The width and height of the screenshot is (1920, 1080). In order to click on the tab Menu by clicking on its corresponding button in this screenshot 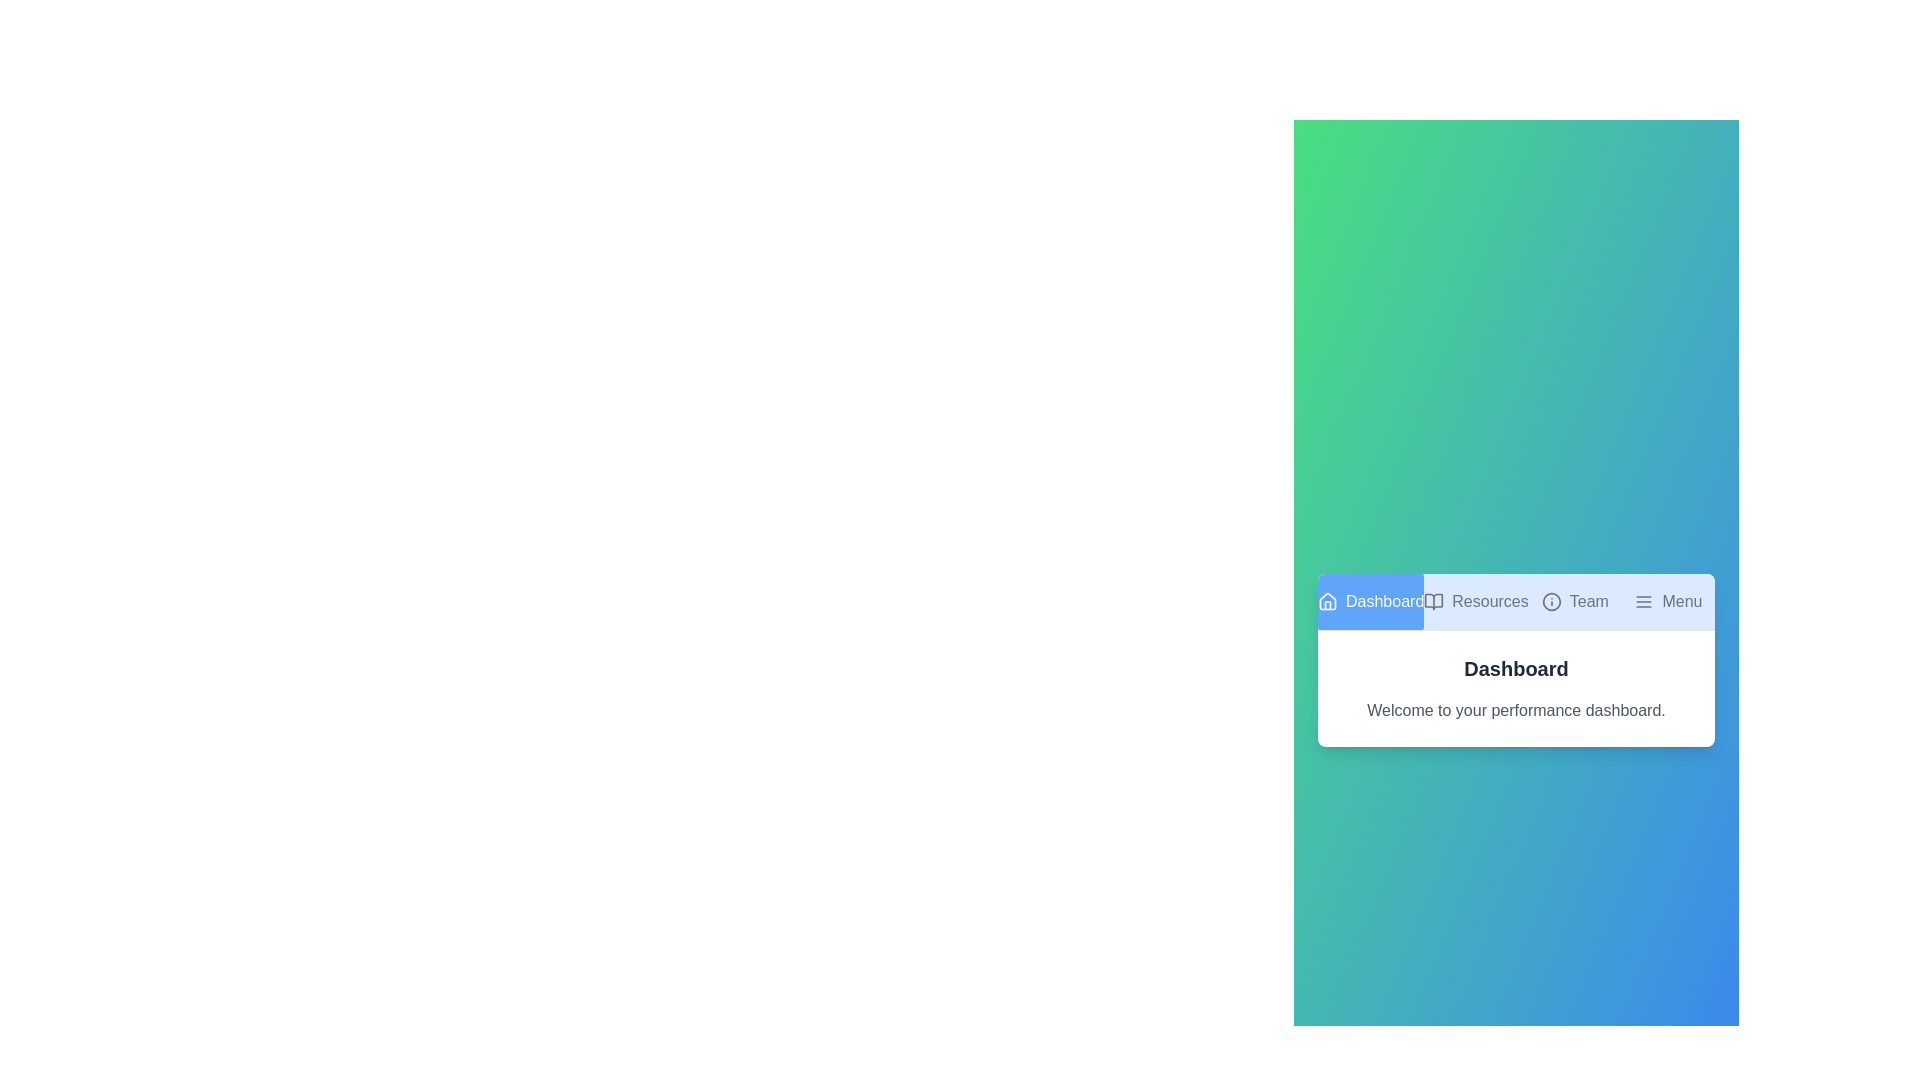, I will do `click(1668, 600)`.